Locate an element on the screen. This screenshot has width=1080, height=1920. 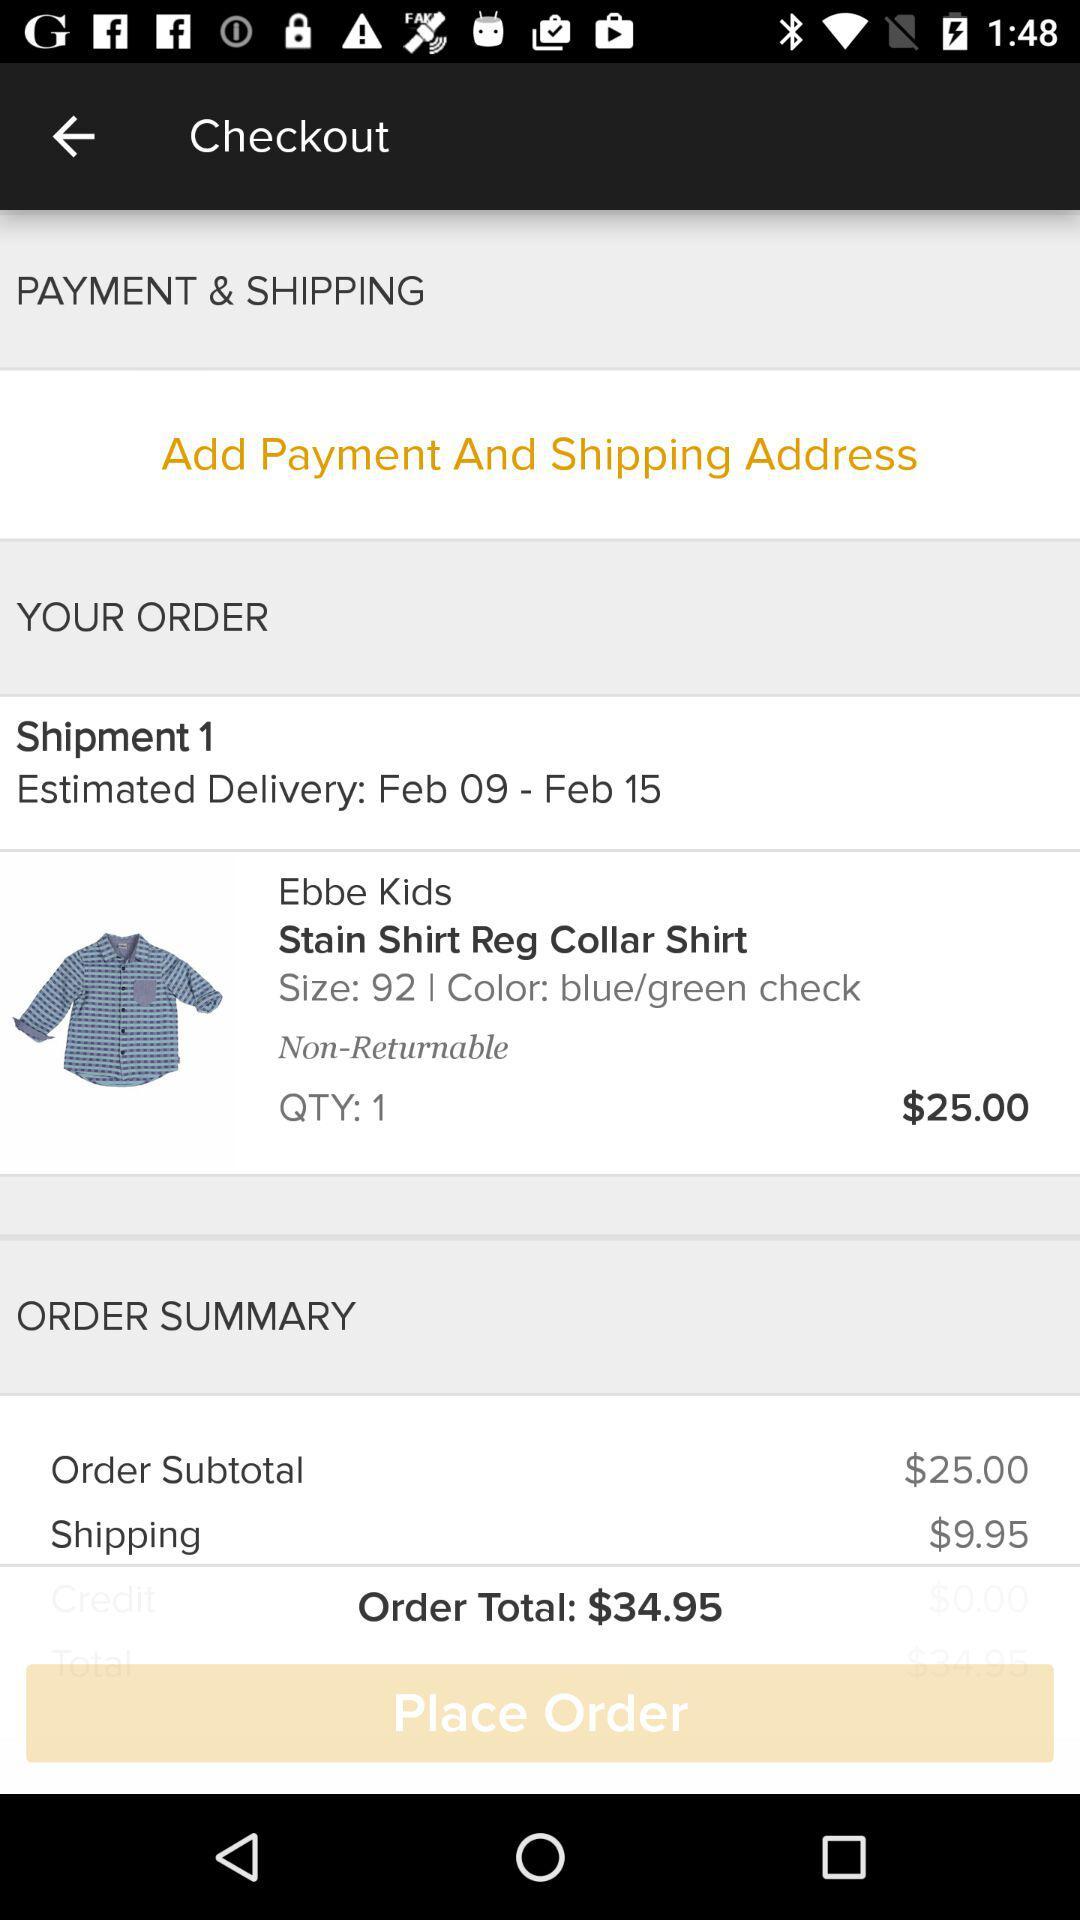
the icon next to checkout item is located at coordinates (72, 135).